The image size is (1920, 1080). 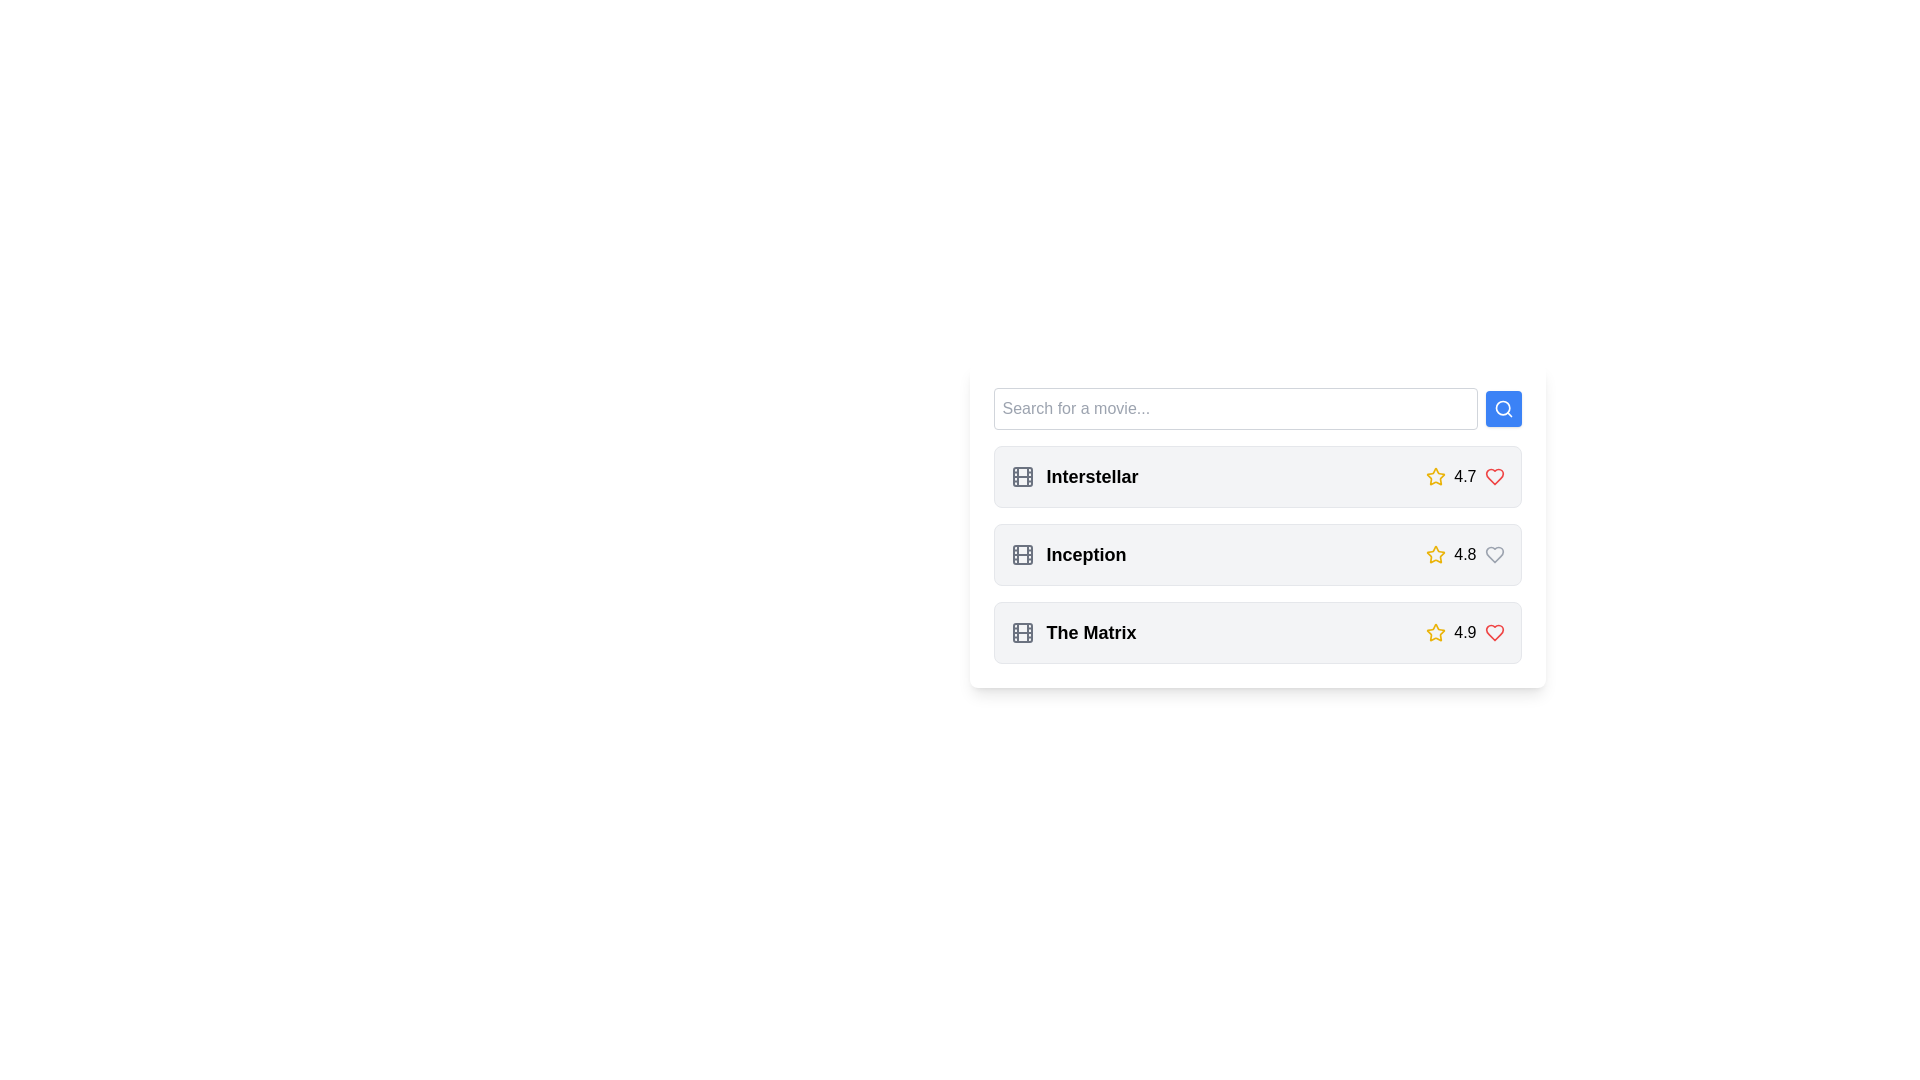 What do you see at coordinates (1465, 632) in the screenshot?
I see `the rating text element that displays the movie 'The Matrix' rating, situated between a star icon on the left and a heart icon on the right` at bounding box center [1465, 632].